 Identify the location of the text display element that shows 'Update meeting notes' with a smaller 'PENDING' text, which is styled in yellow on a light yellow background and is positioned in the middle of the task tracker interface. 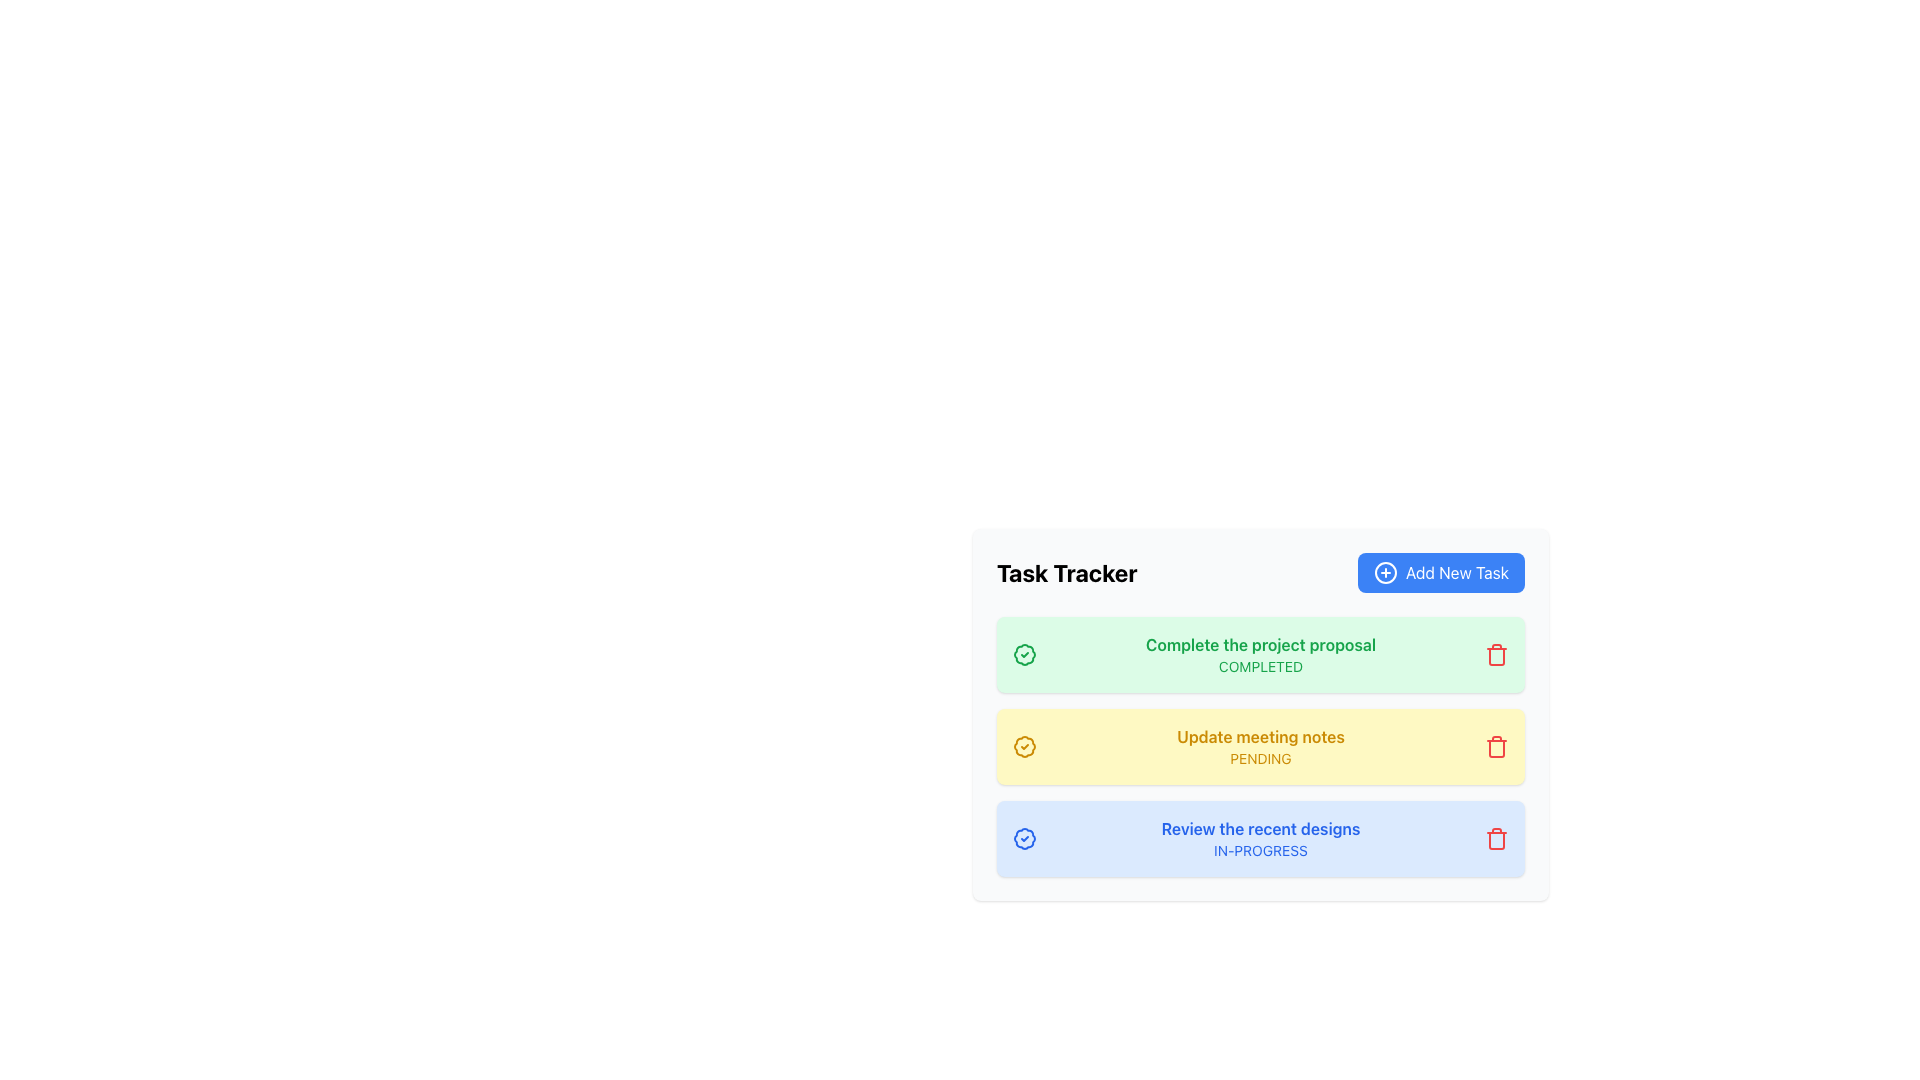
(1260, 747).